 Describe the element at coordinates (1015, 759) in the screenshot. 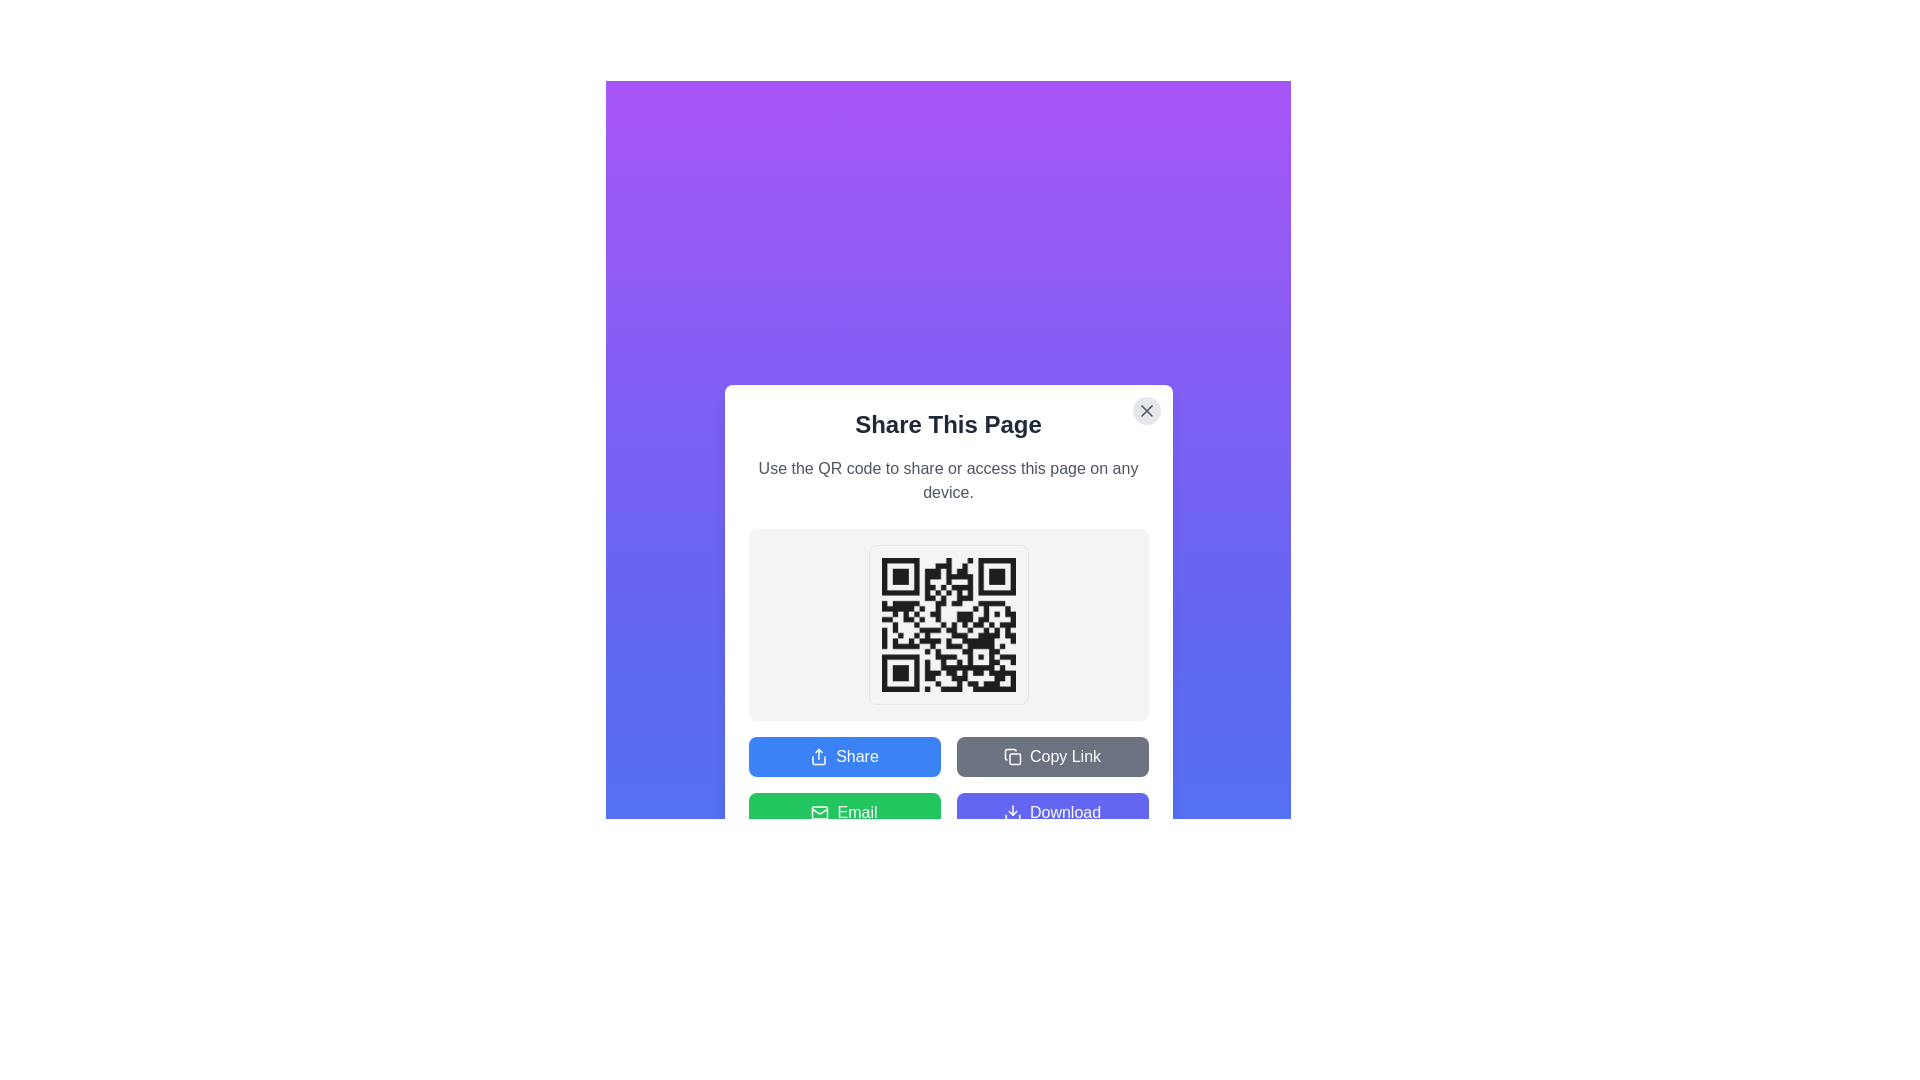

I see `the small square element with rounded corners that is styled like a copy button within the 'Share This Page' modal` at that location.